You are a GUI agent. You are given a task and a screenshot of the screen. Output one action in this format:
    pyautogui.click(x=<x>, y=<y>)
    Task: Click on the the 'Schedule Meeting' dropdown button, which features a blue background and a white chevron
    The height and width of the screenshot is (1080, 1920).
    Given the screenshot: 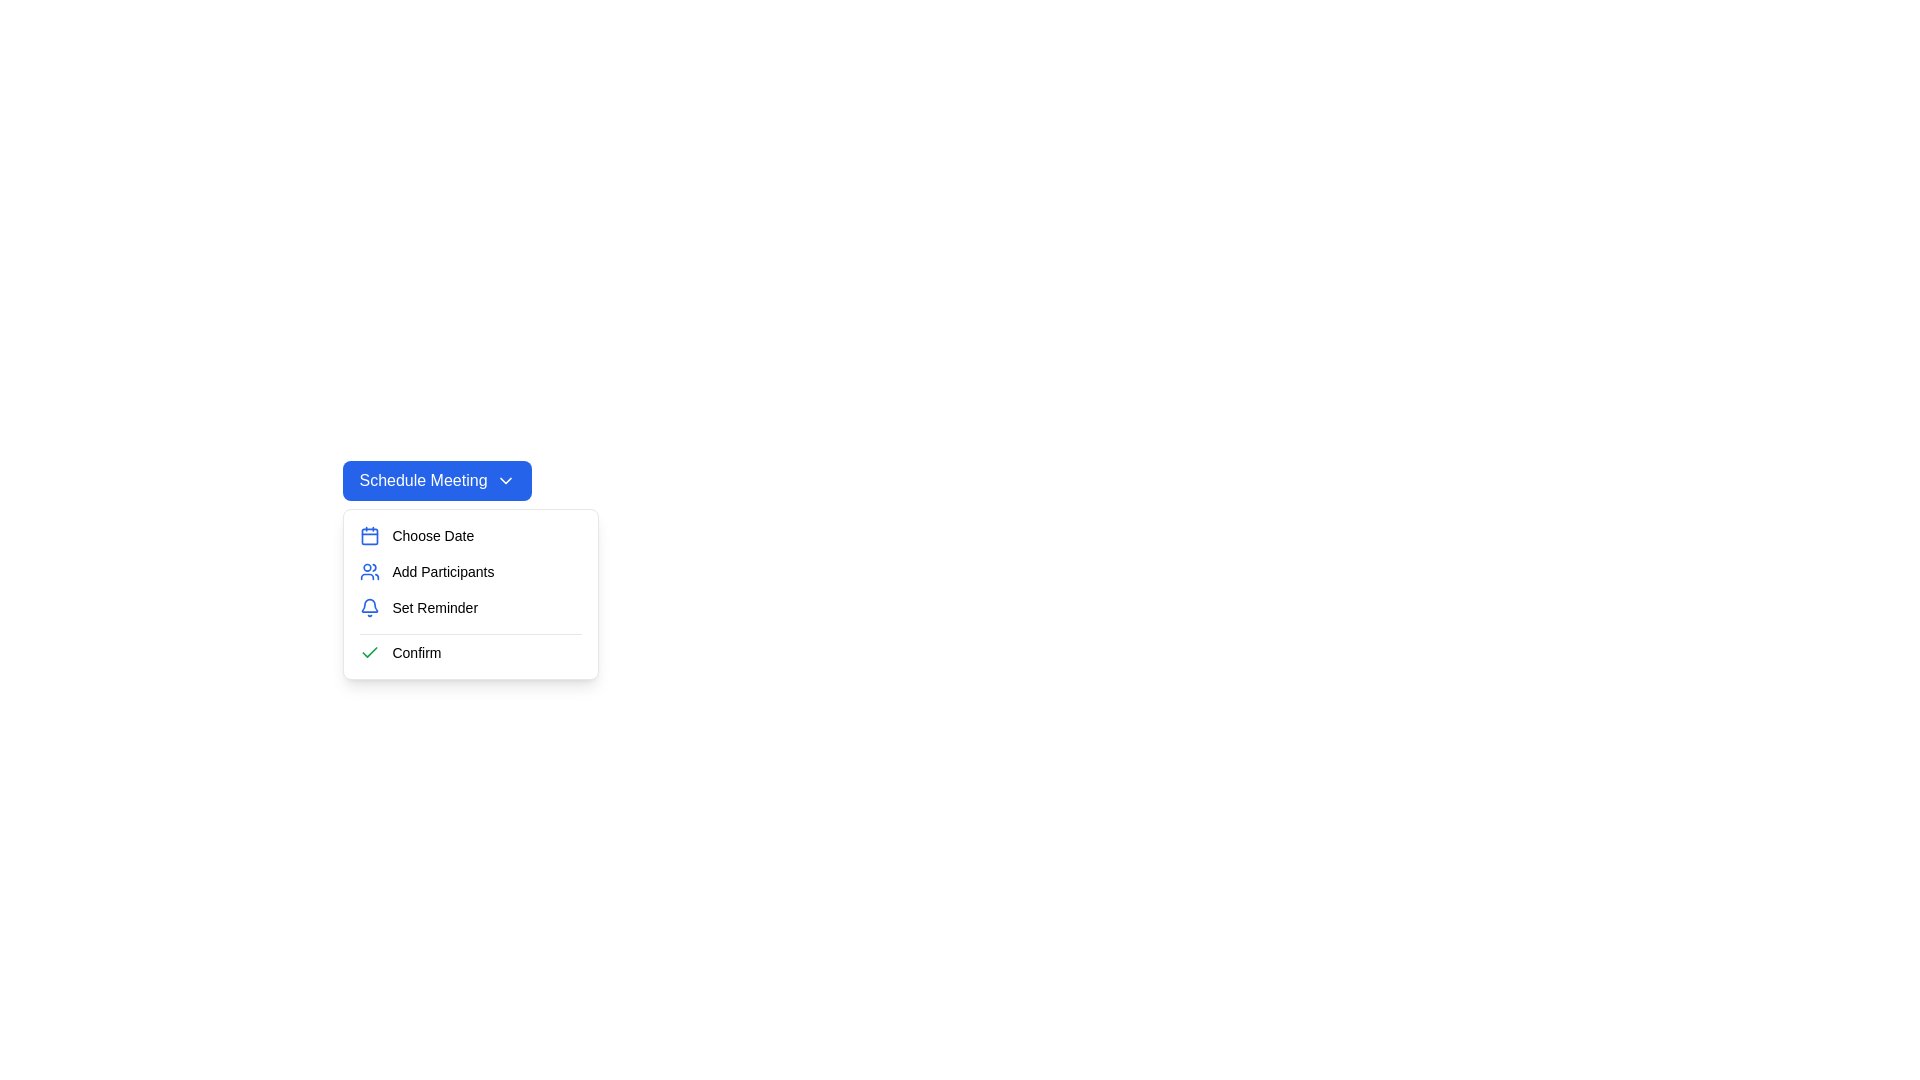 What is the action you would take?
    pyautogui.click(x=436, y=481)
    